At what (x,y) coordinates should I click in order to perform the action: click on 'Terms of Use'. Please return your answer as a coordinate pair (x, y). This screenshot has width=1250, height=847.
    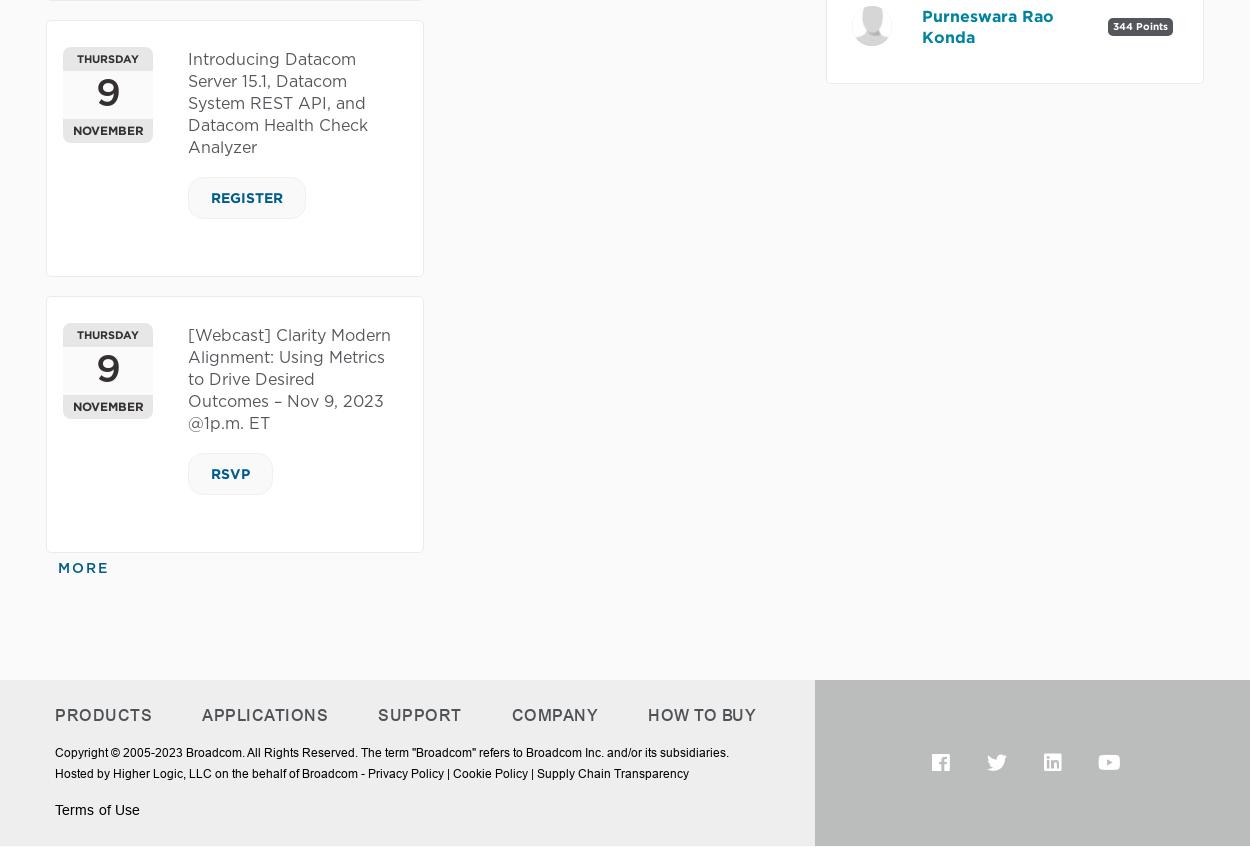
    Looking at the image, I should click on (96, 809).